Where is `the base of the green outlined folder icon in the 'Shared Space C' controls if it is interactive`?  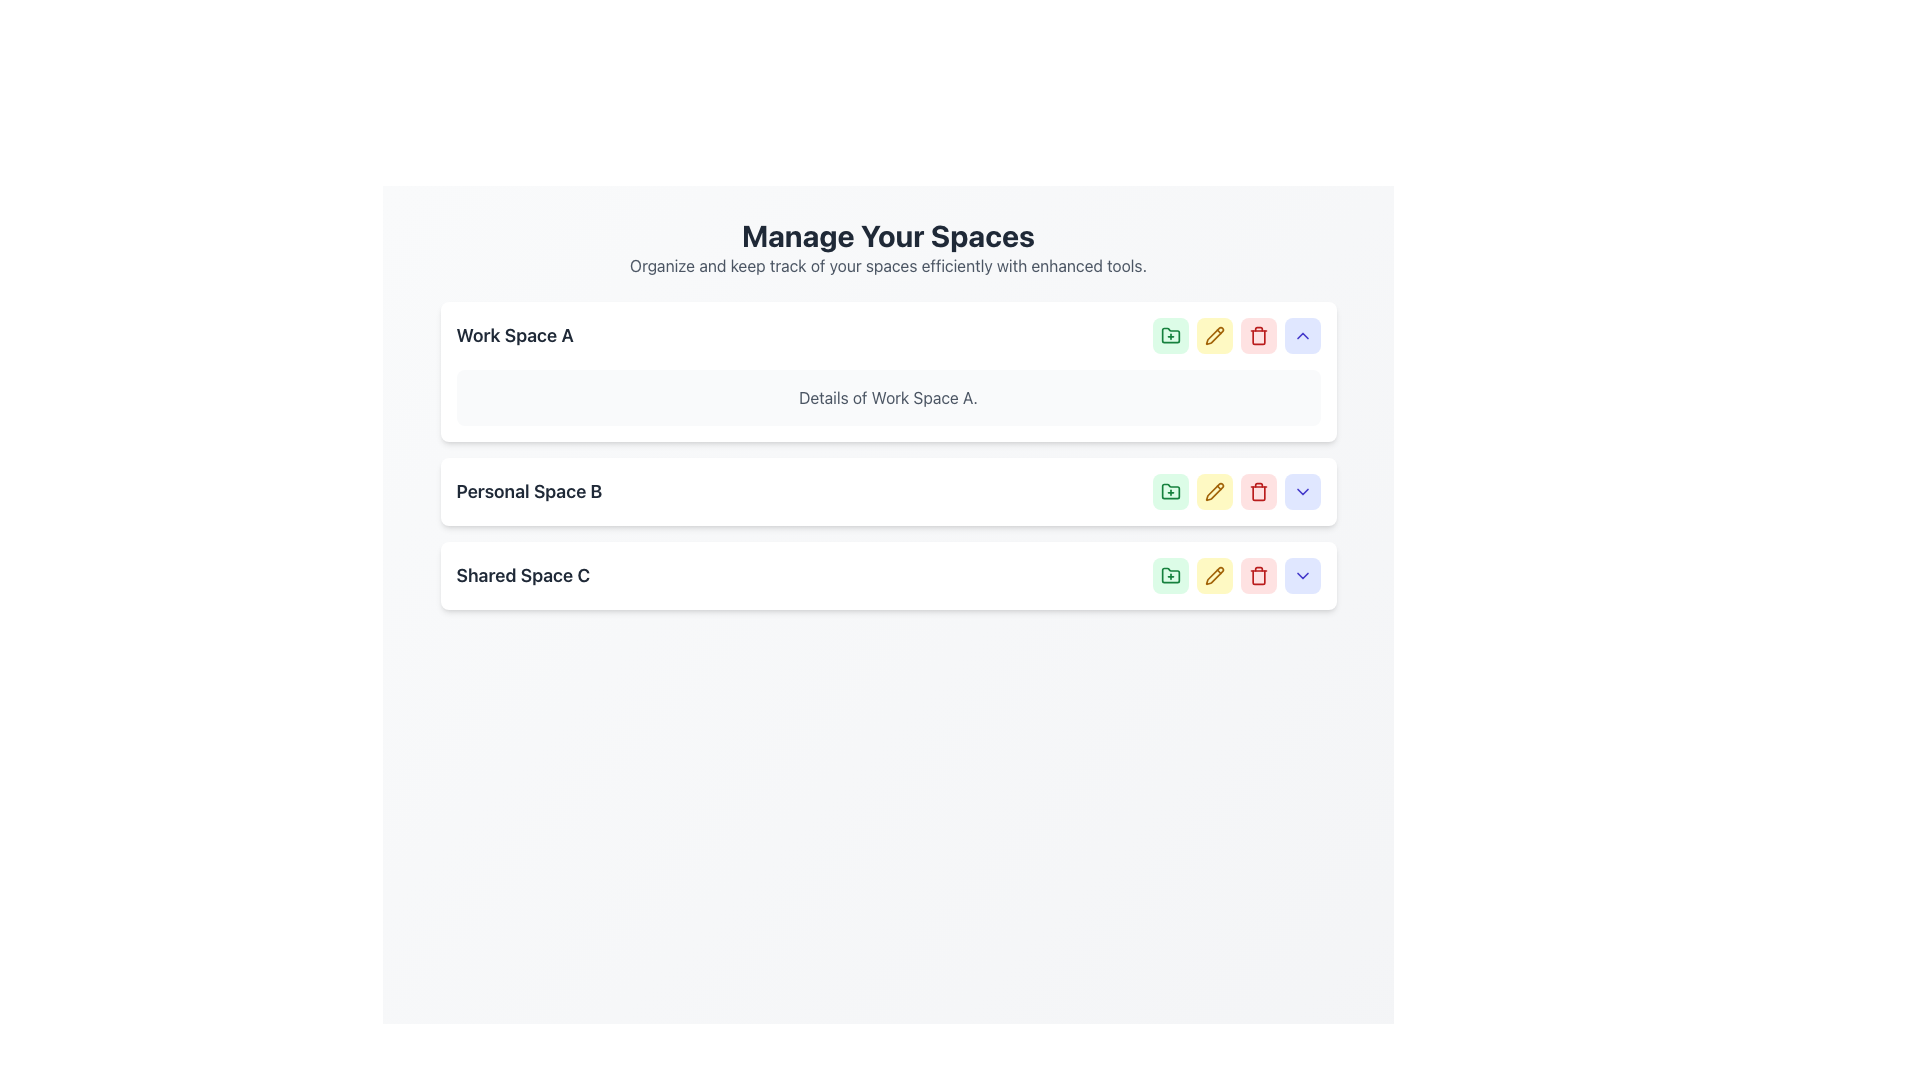 the base of the green outlined folder icon in the 'Shared Space C' controls if it is interactive is located at coordinates (1170, 575).